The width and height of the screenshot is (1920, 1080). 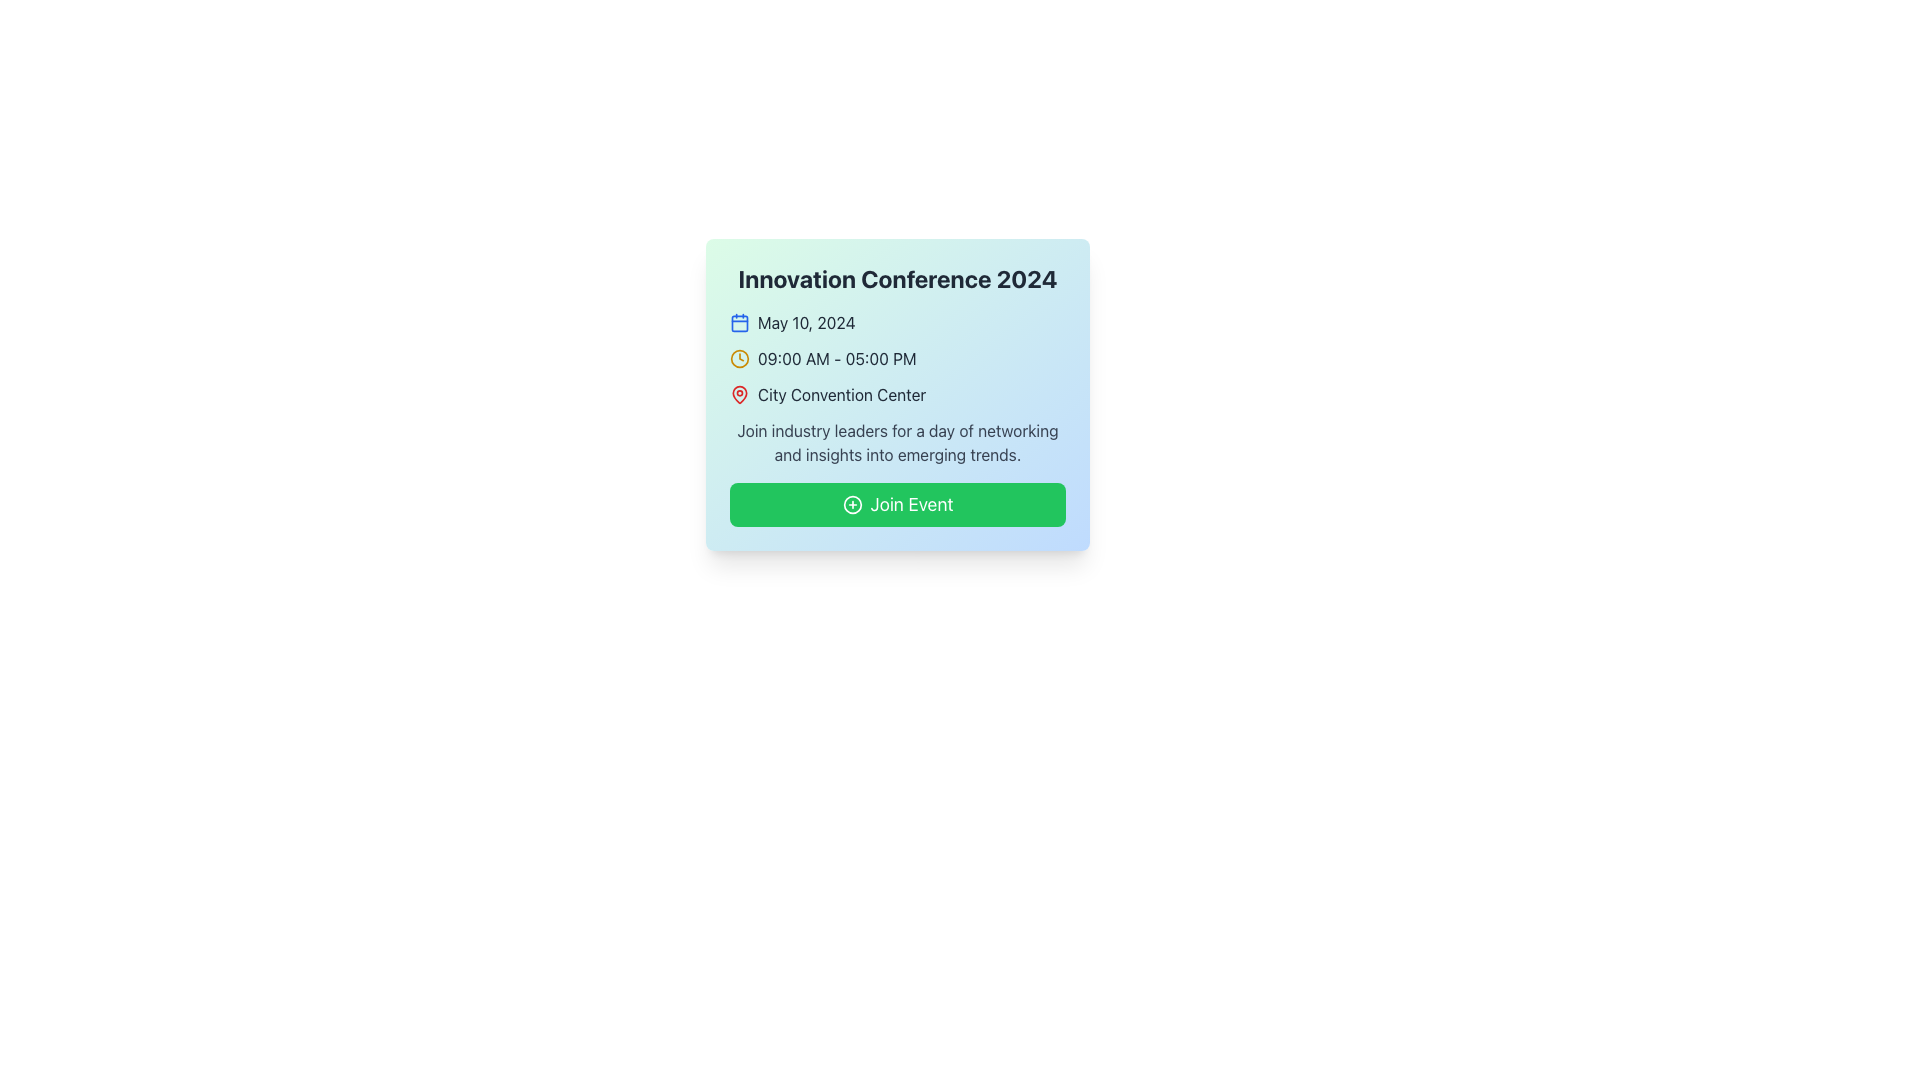 What do you see at coordinates (852, 504) in the screenshot?
I see `the circular icon with a green border and white inner area located at the center of the 'Join Event' button, which is positioned at the bottom of the event information card` at bounding box center [852, 504].